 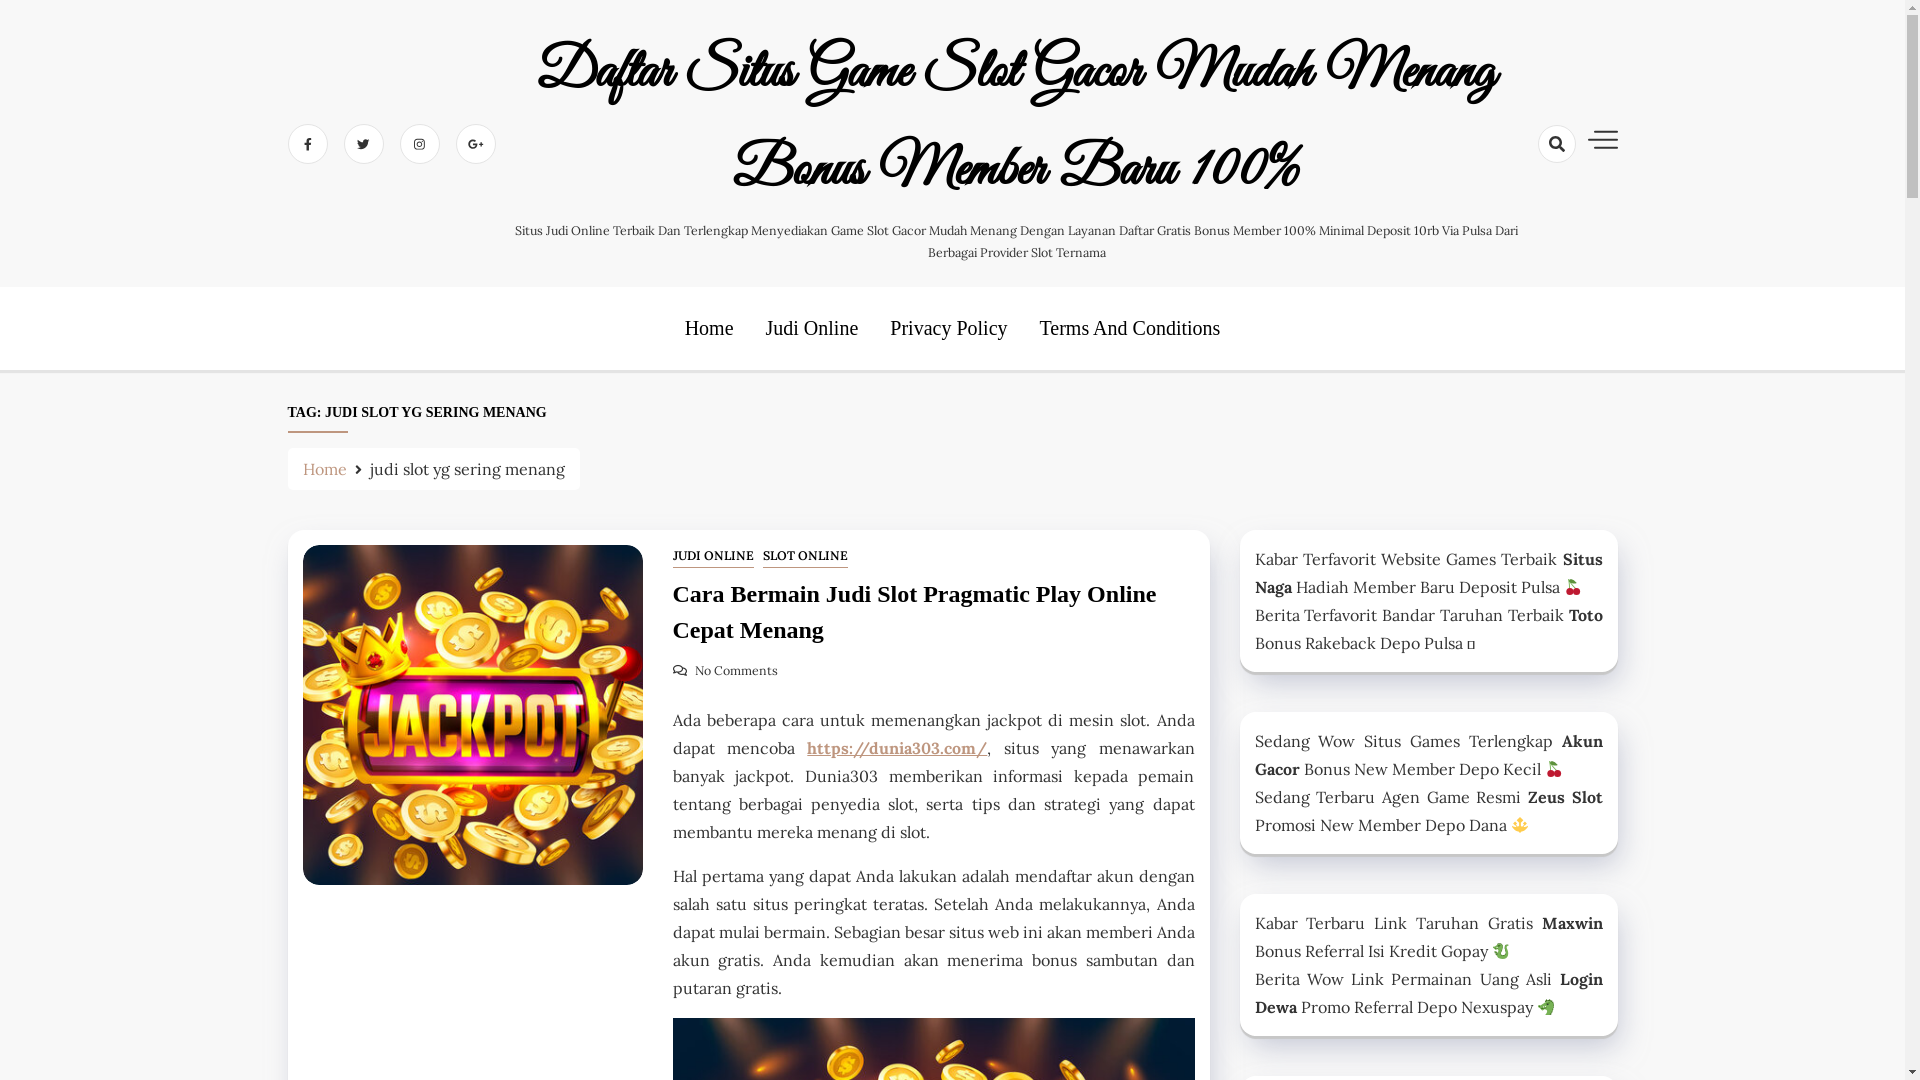 What do you see at coordinates (805, 556) in the screenshot?
I see `'SLOT ONLINE'` at bounding box center [805, 556].